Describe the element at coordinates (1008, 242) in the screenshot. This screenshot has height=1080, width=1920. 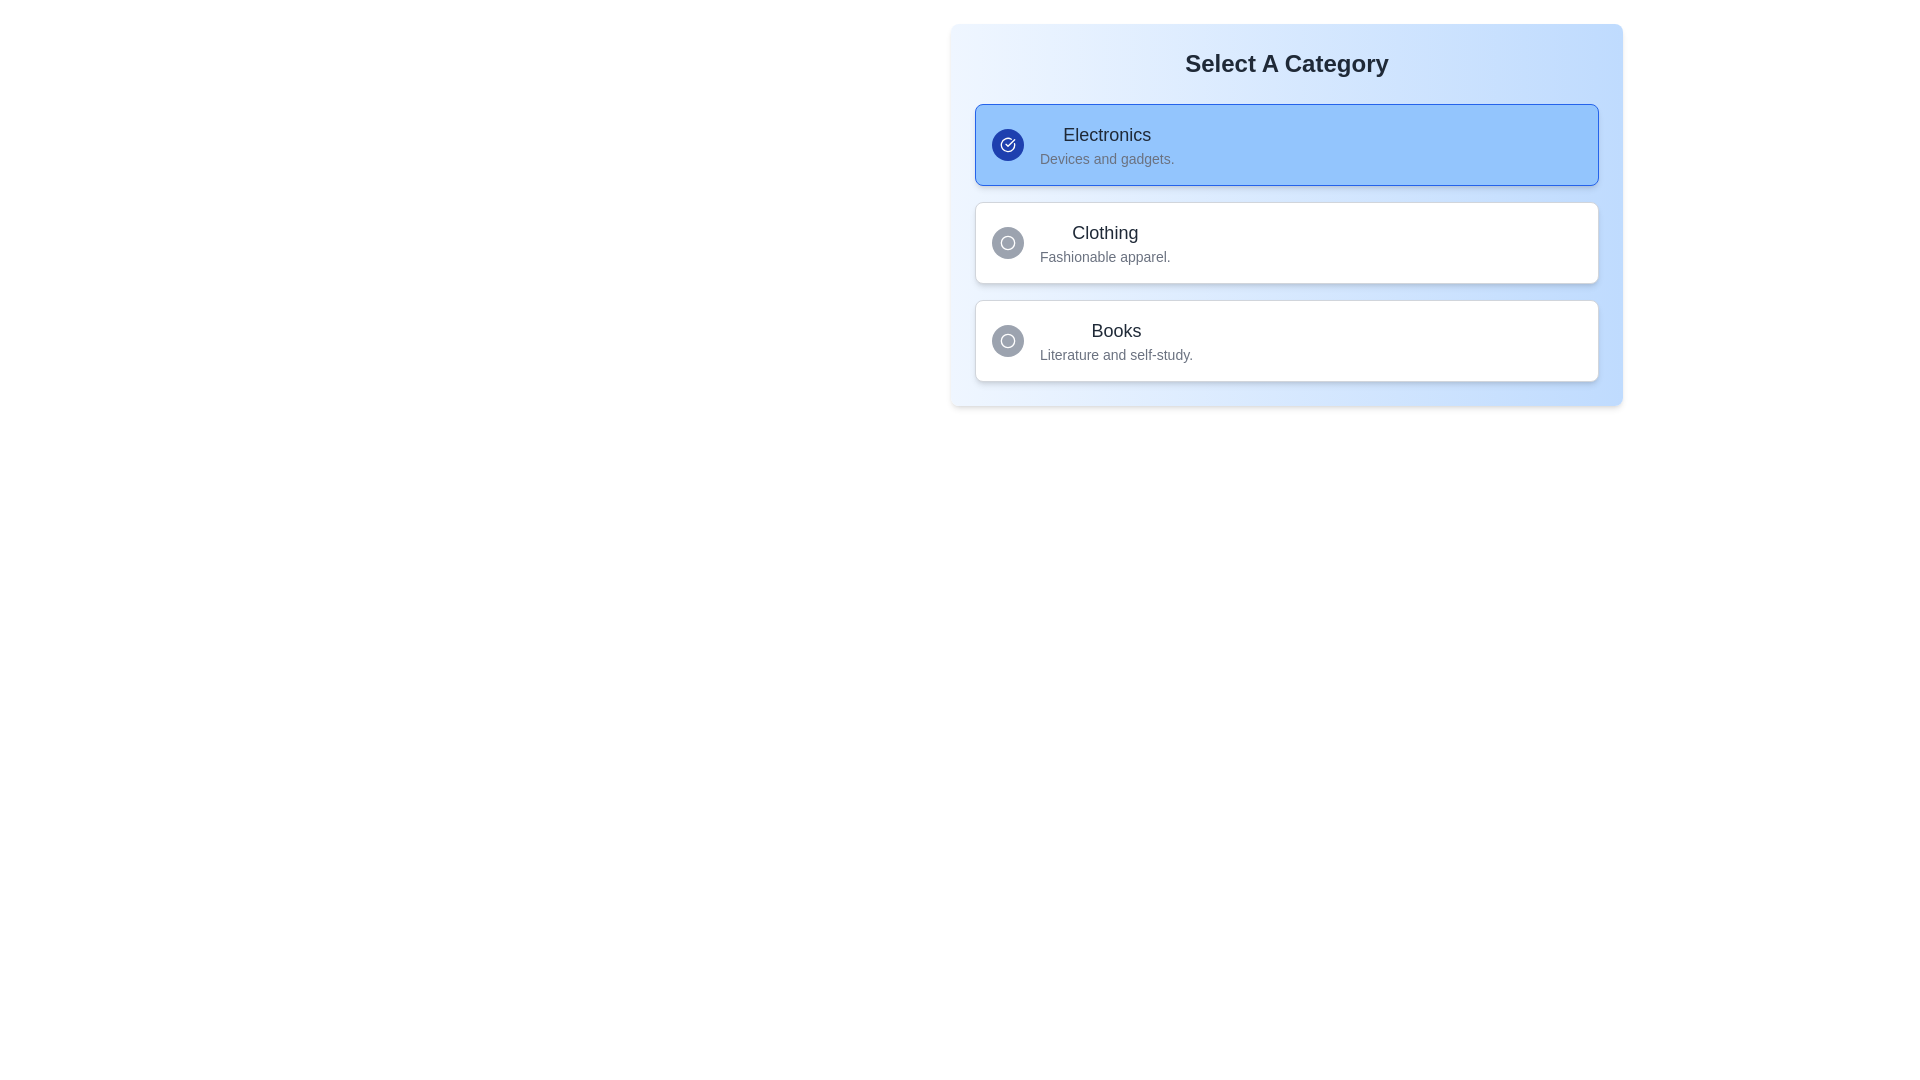
I see `the circular radio button with a gray background and white outline located to the left of the 'Clothing' text` at that location.